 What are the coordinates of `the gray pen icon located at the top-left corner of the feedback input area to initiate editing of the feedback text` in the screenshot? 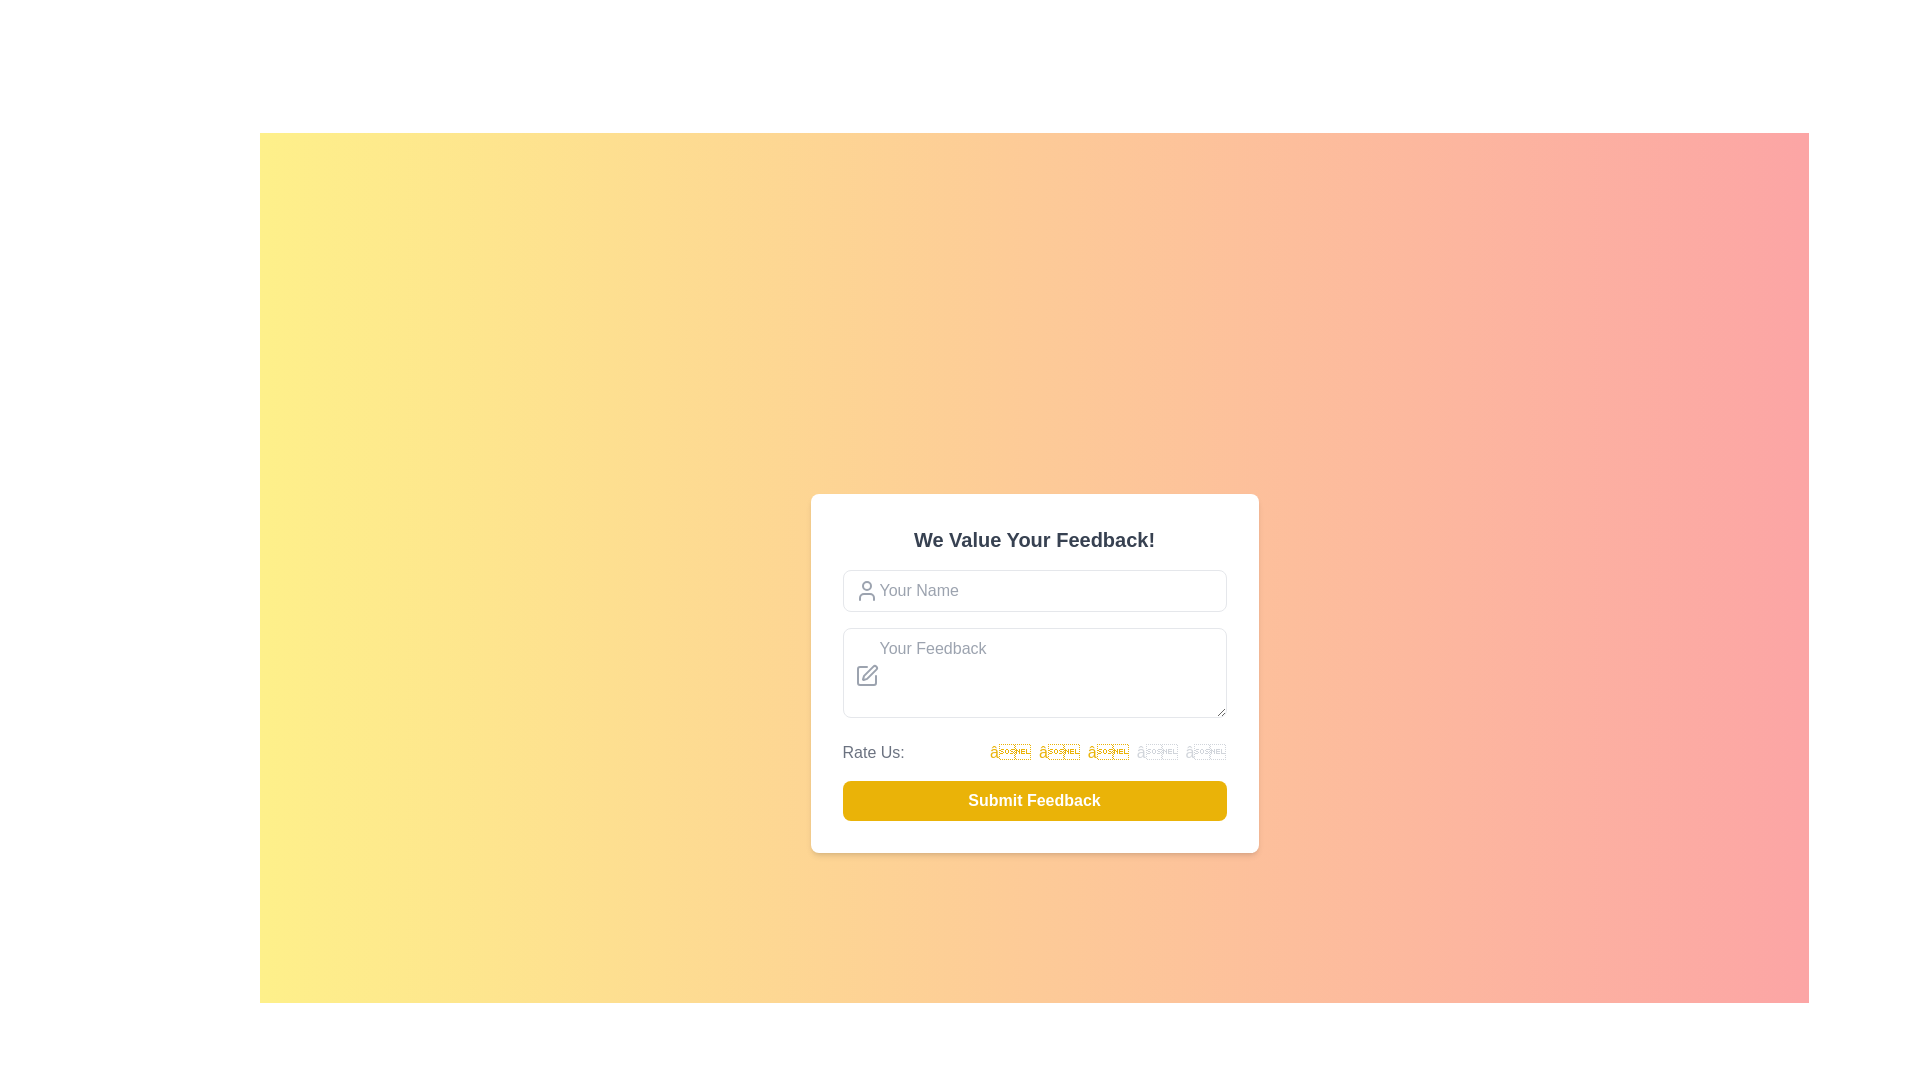 It's located at (866, 675).